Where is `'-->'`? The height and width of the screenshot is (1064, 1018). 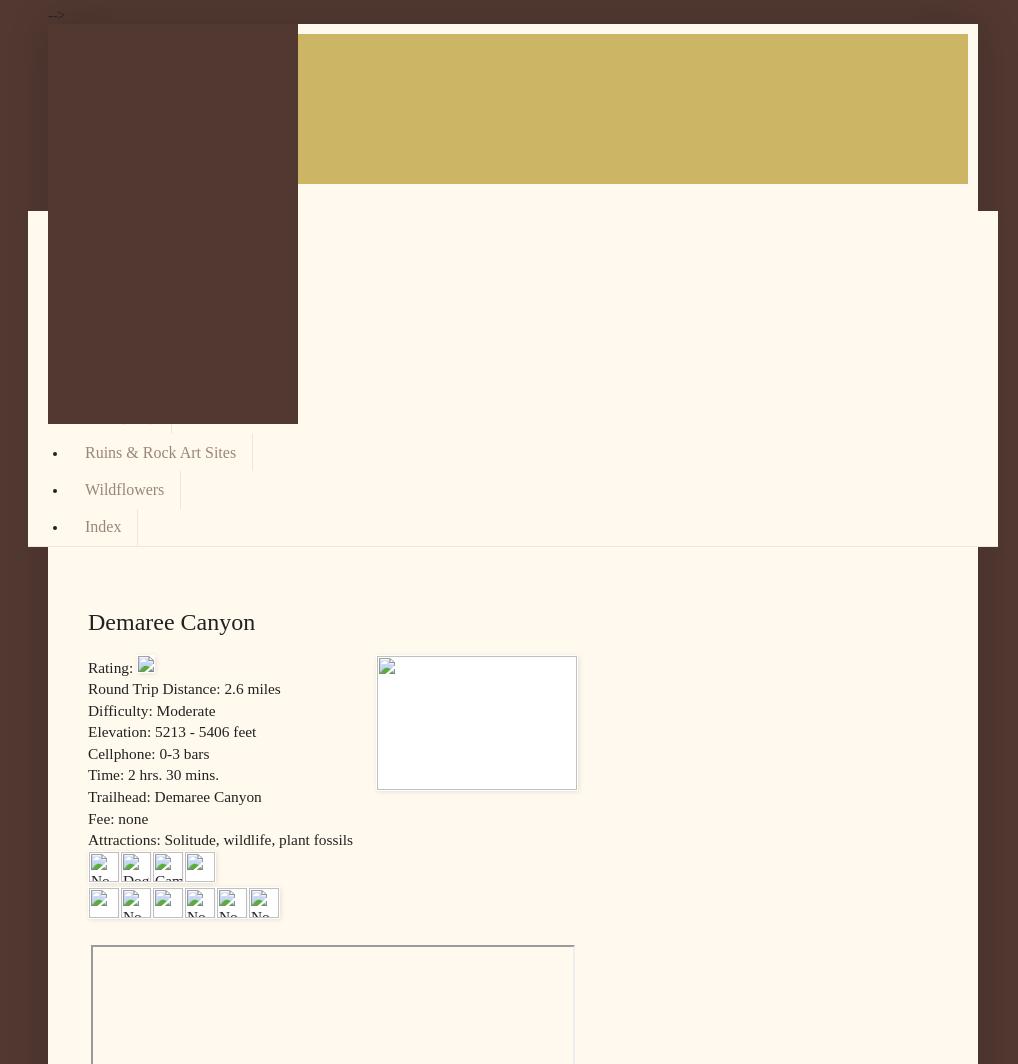
'-->' is located at coordinates (56, 15).